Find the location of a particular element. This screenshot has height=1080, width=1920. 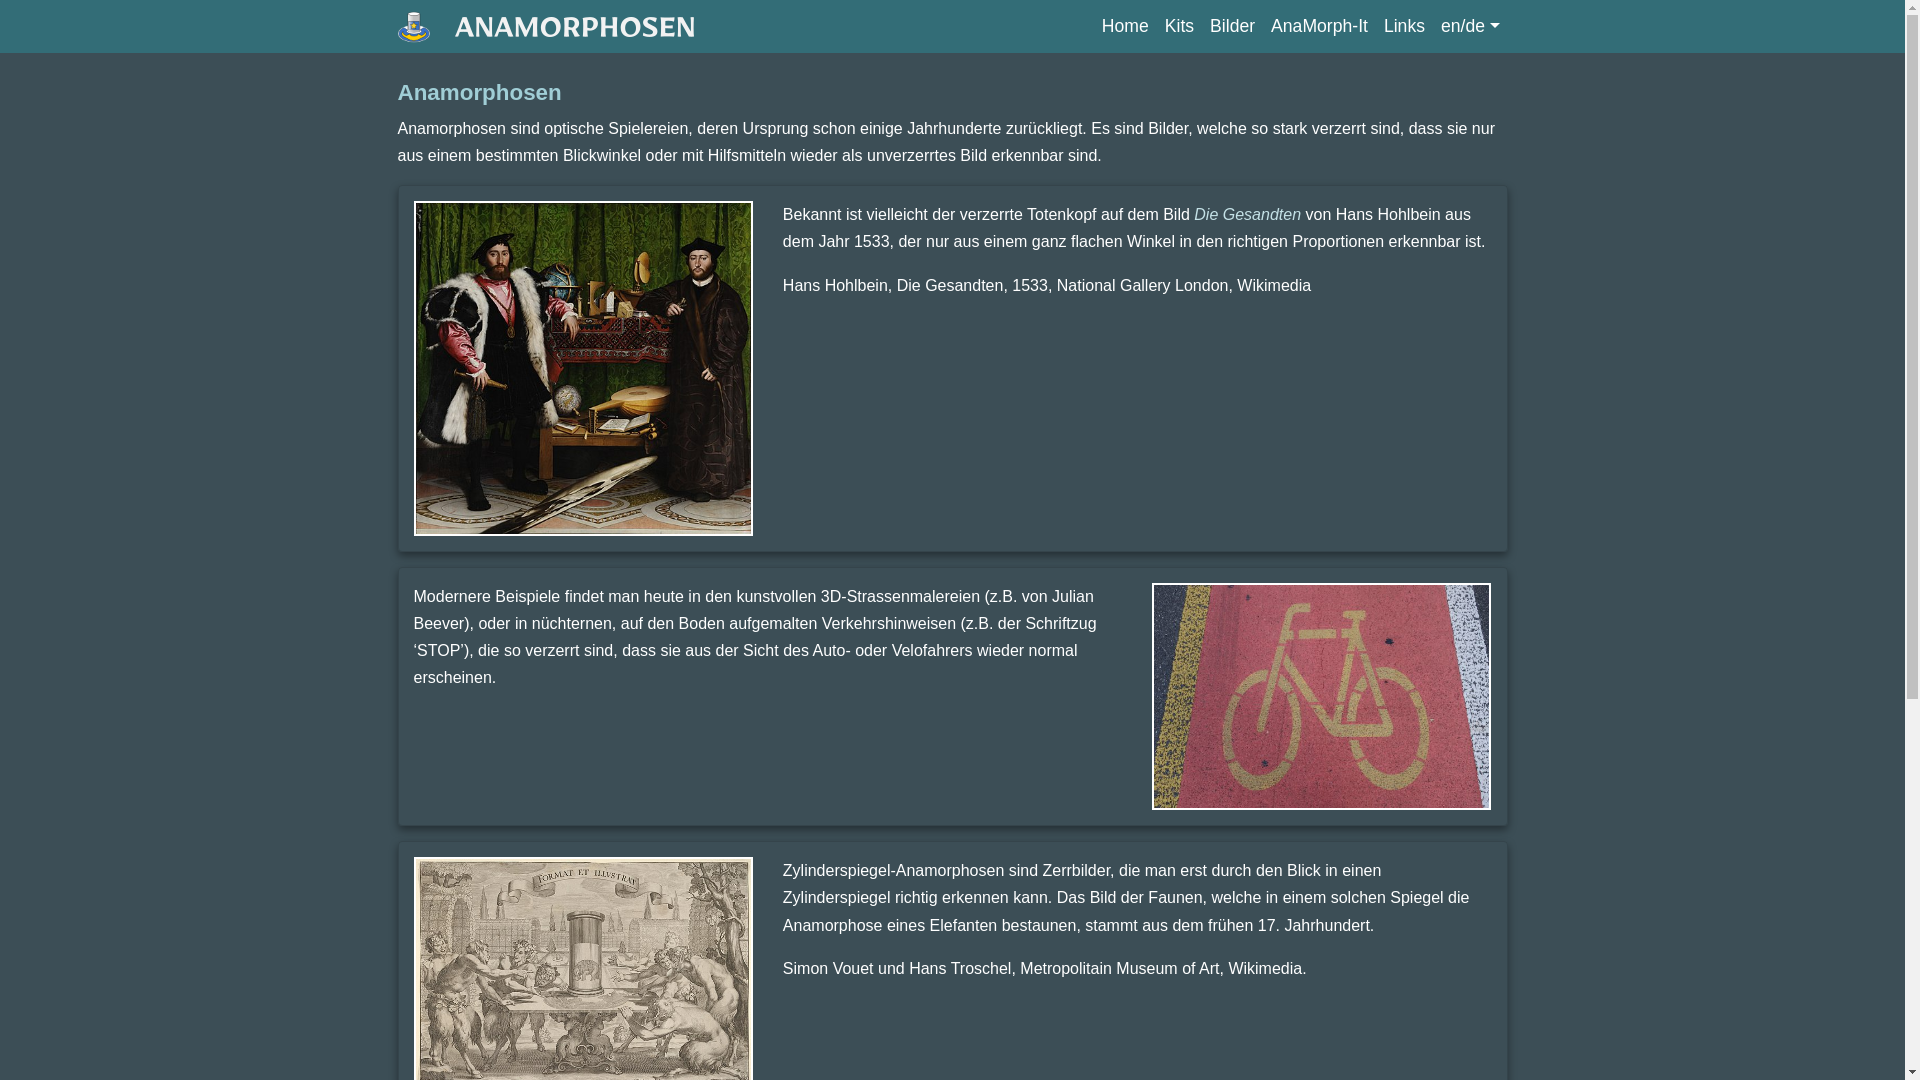

'en/de' is located at coordinates (1432, 26).